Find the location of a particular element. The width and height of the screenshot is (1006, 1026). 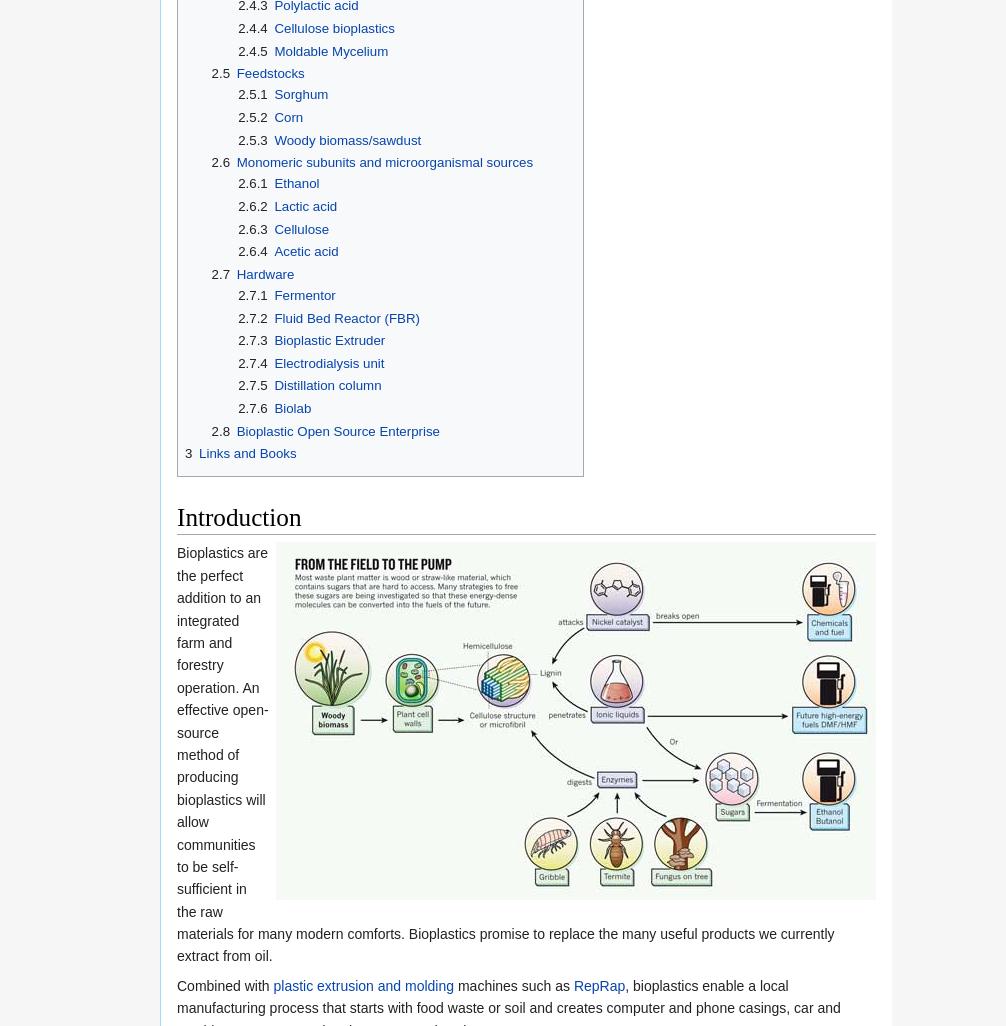

'Biolab' is located at coordinates (291, 407).